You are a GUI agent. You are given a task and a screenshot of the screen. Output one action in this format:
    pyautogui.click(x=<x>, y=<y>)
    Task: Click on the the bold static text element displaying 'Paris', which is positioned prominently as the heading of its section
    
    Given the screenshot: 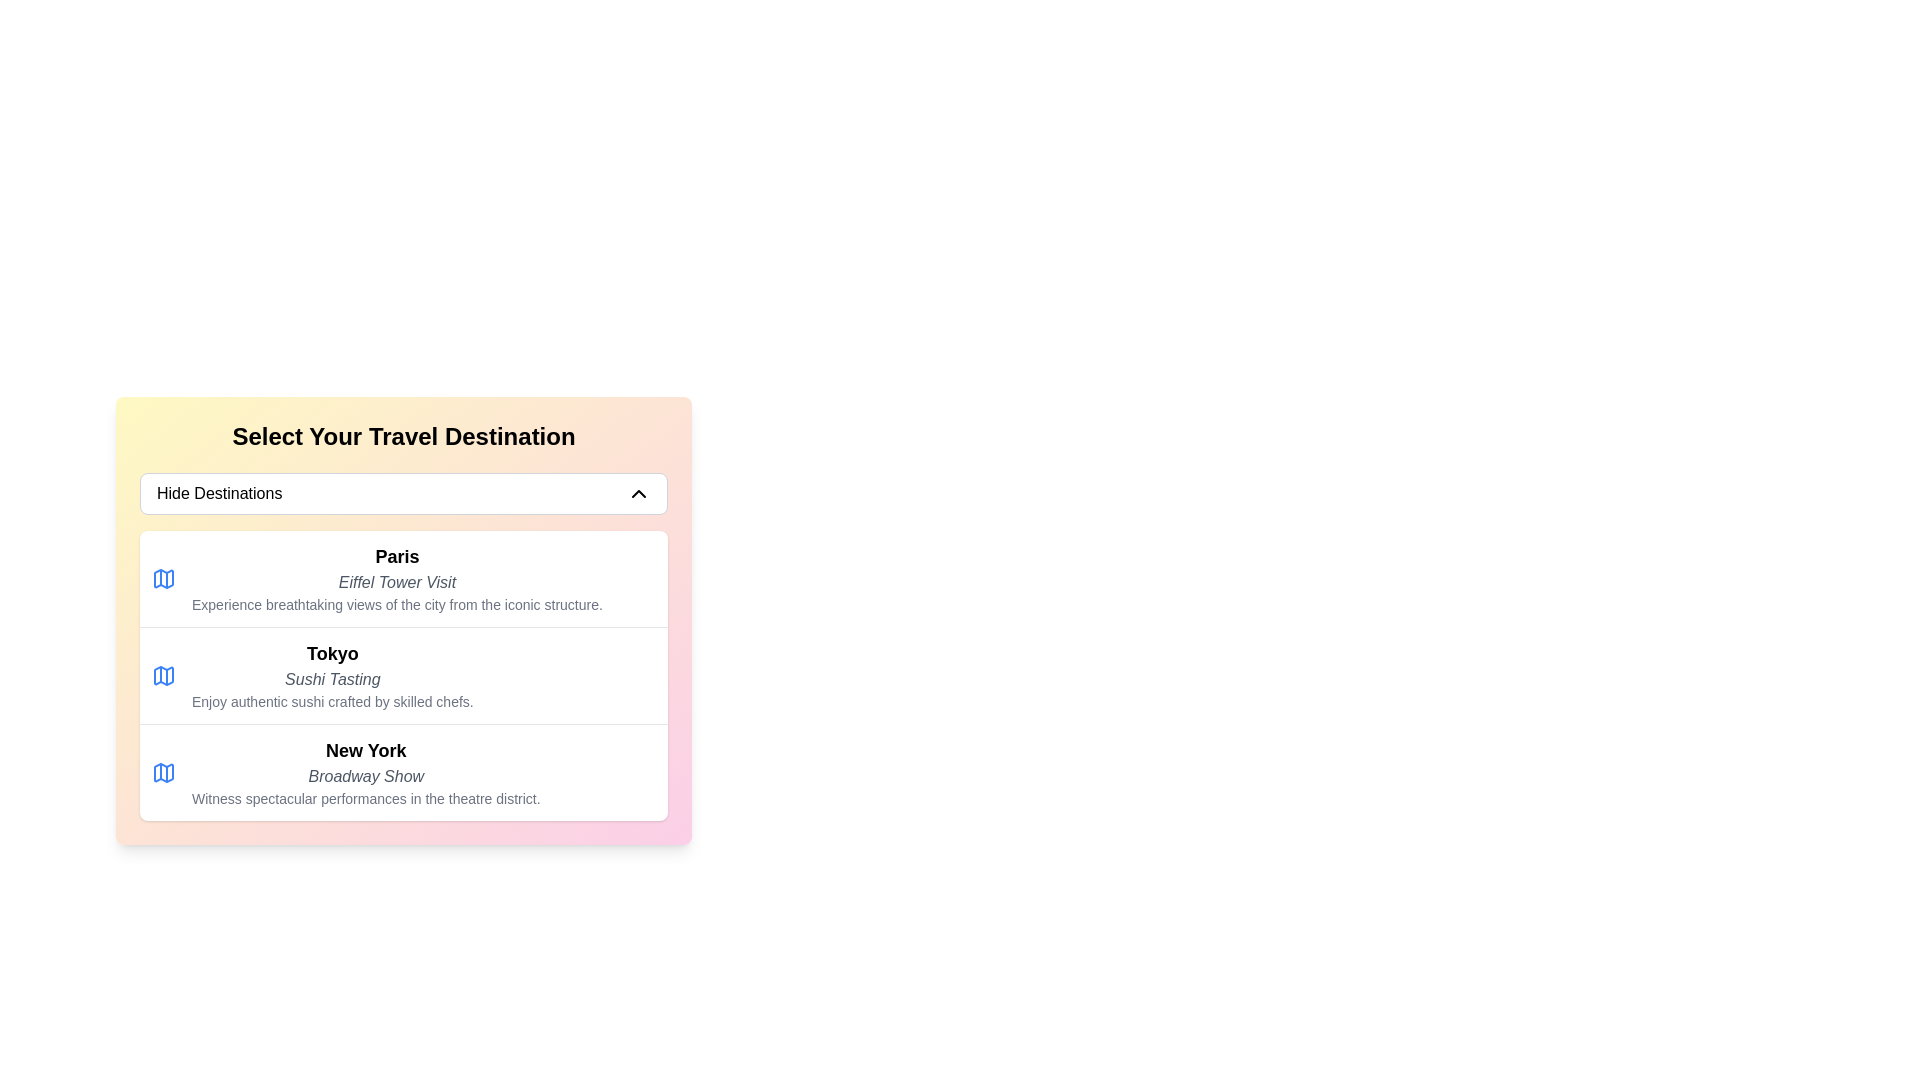 What is the action you would take?
    pyautogui.click(x=397, y=556)
    